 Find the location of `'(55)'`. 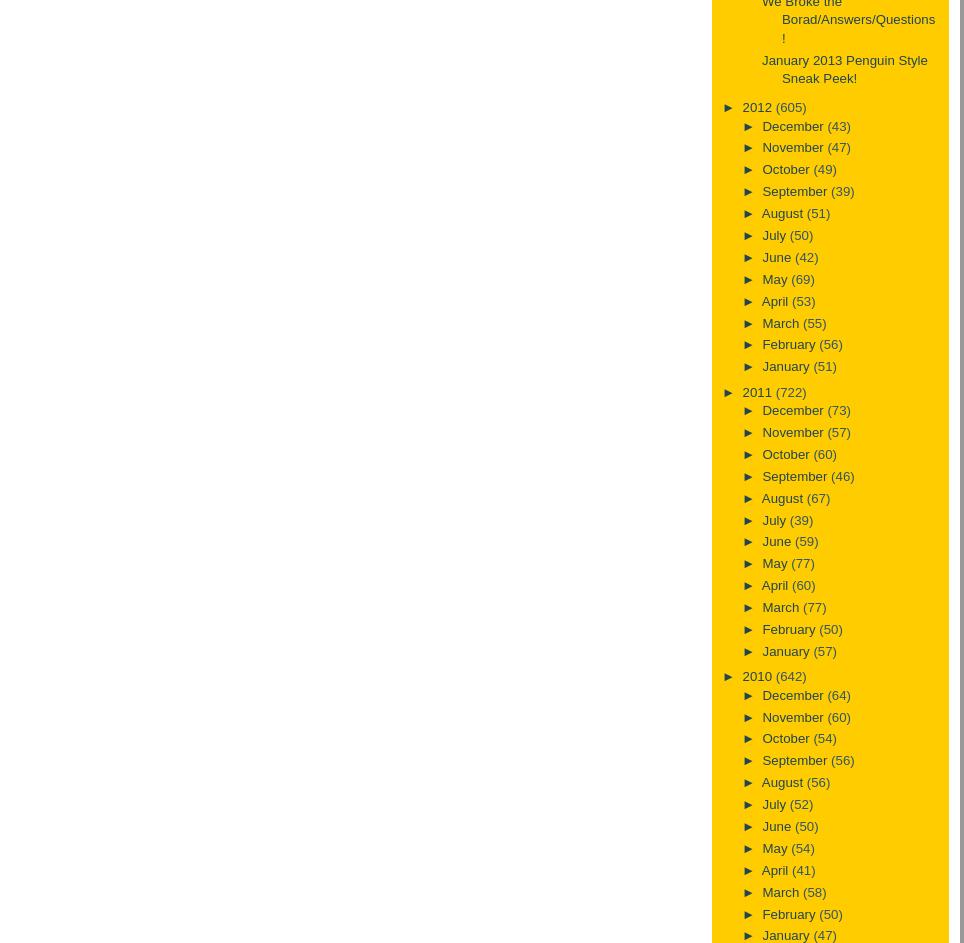

'(55)' is located at coordinates (813, 322).